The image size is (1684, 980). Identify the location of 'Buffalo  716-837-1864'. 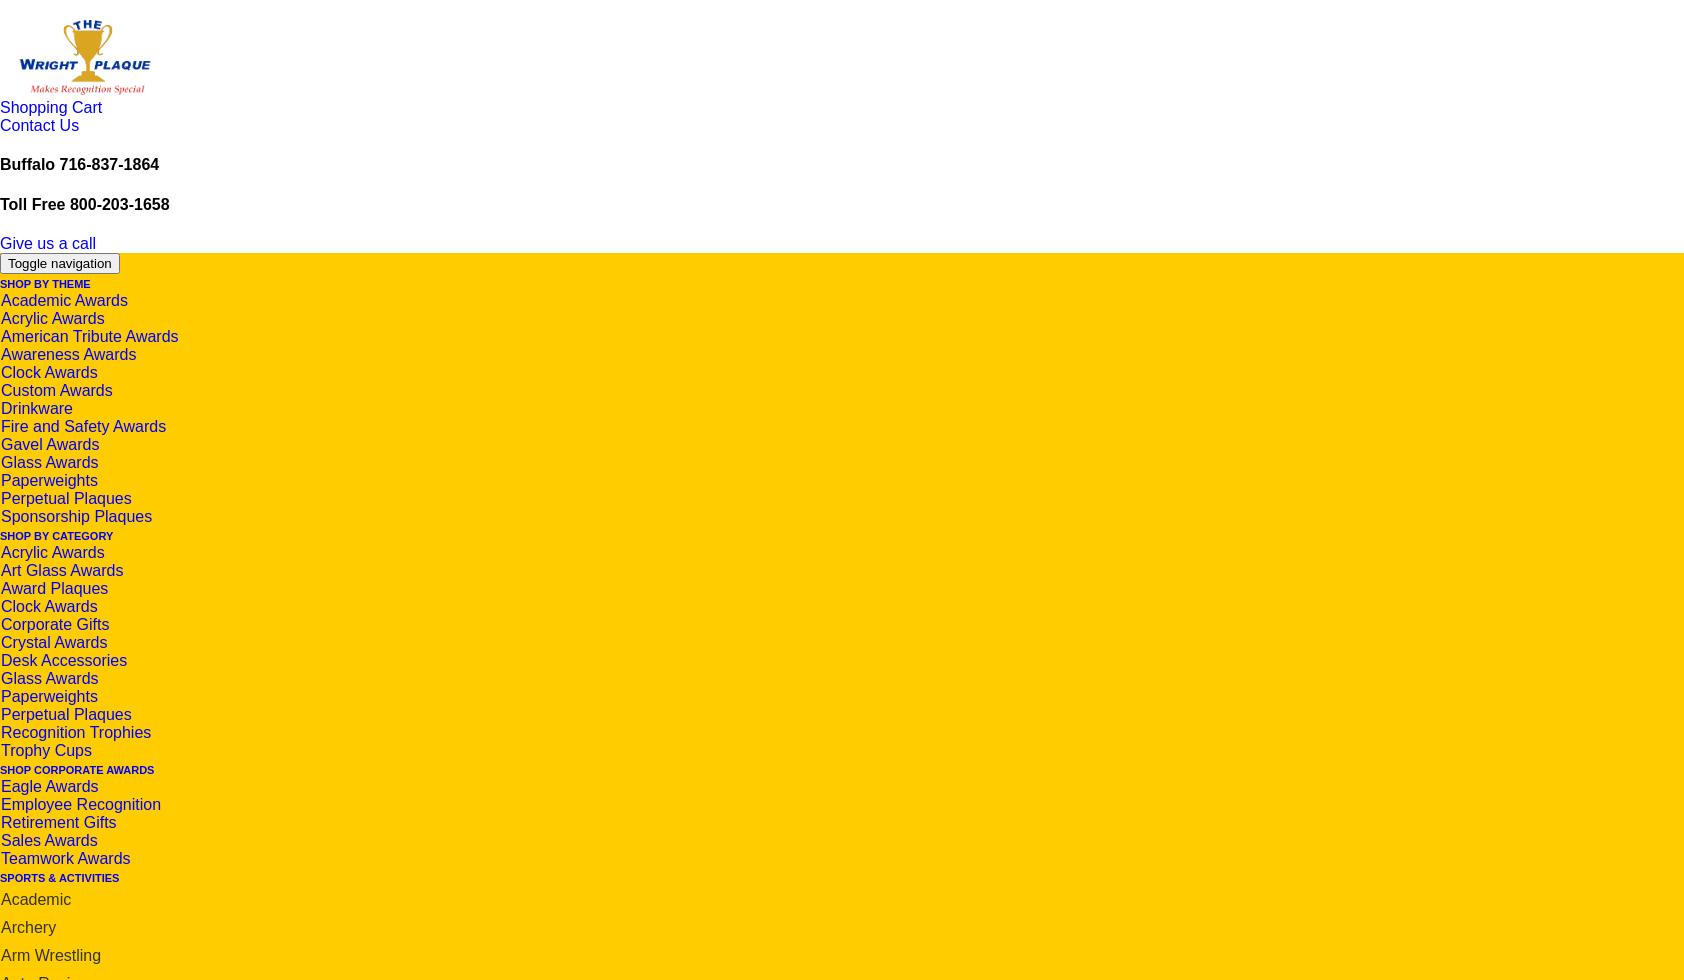
(78, 164).